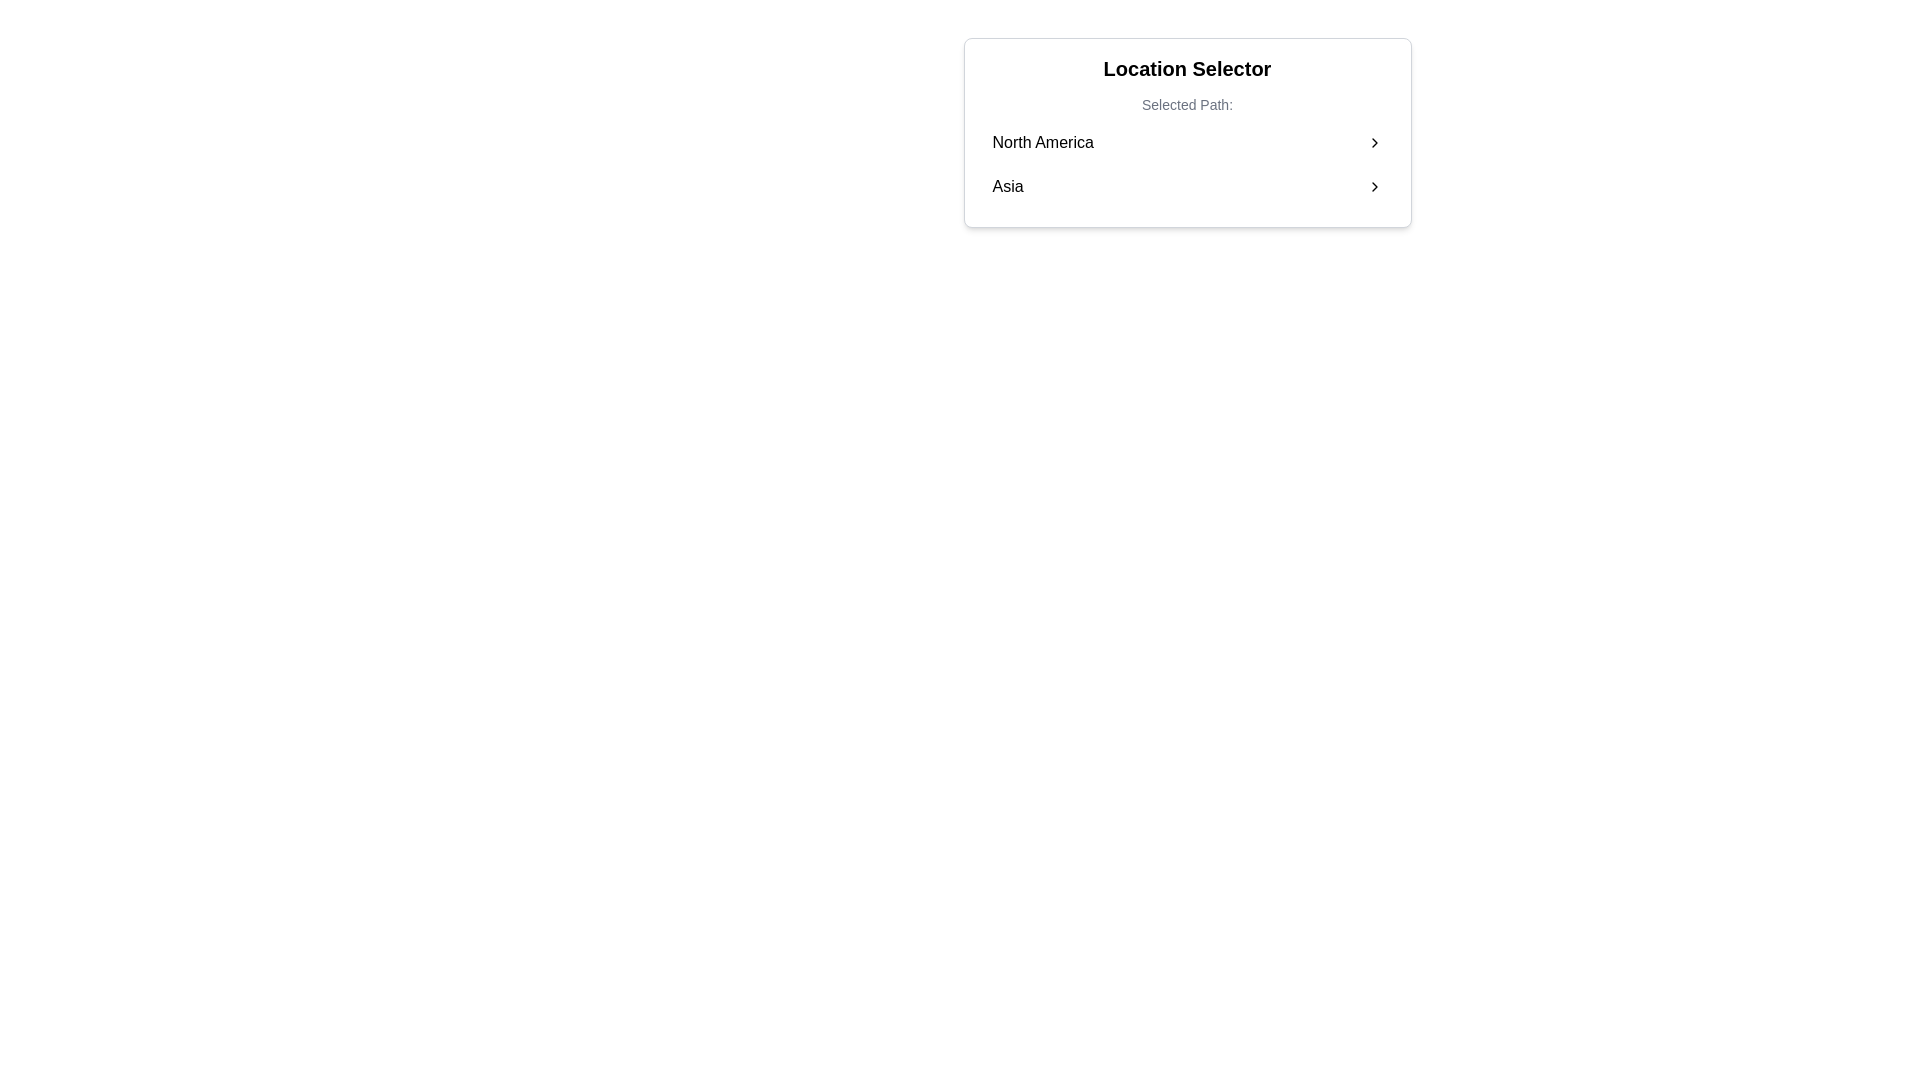  Describe the element at coordinates (1373, 141) in the screenshot. I see `the icon/button positioned to the far right of the 'North America' text row` at that location.